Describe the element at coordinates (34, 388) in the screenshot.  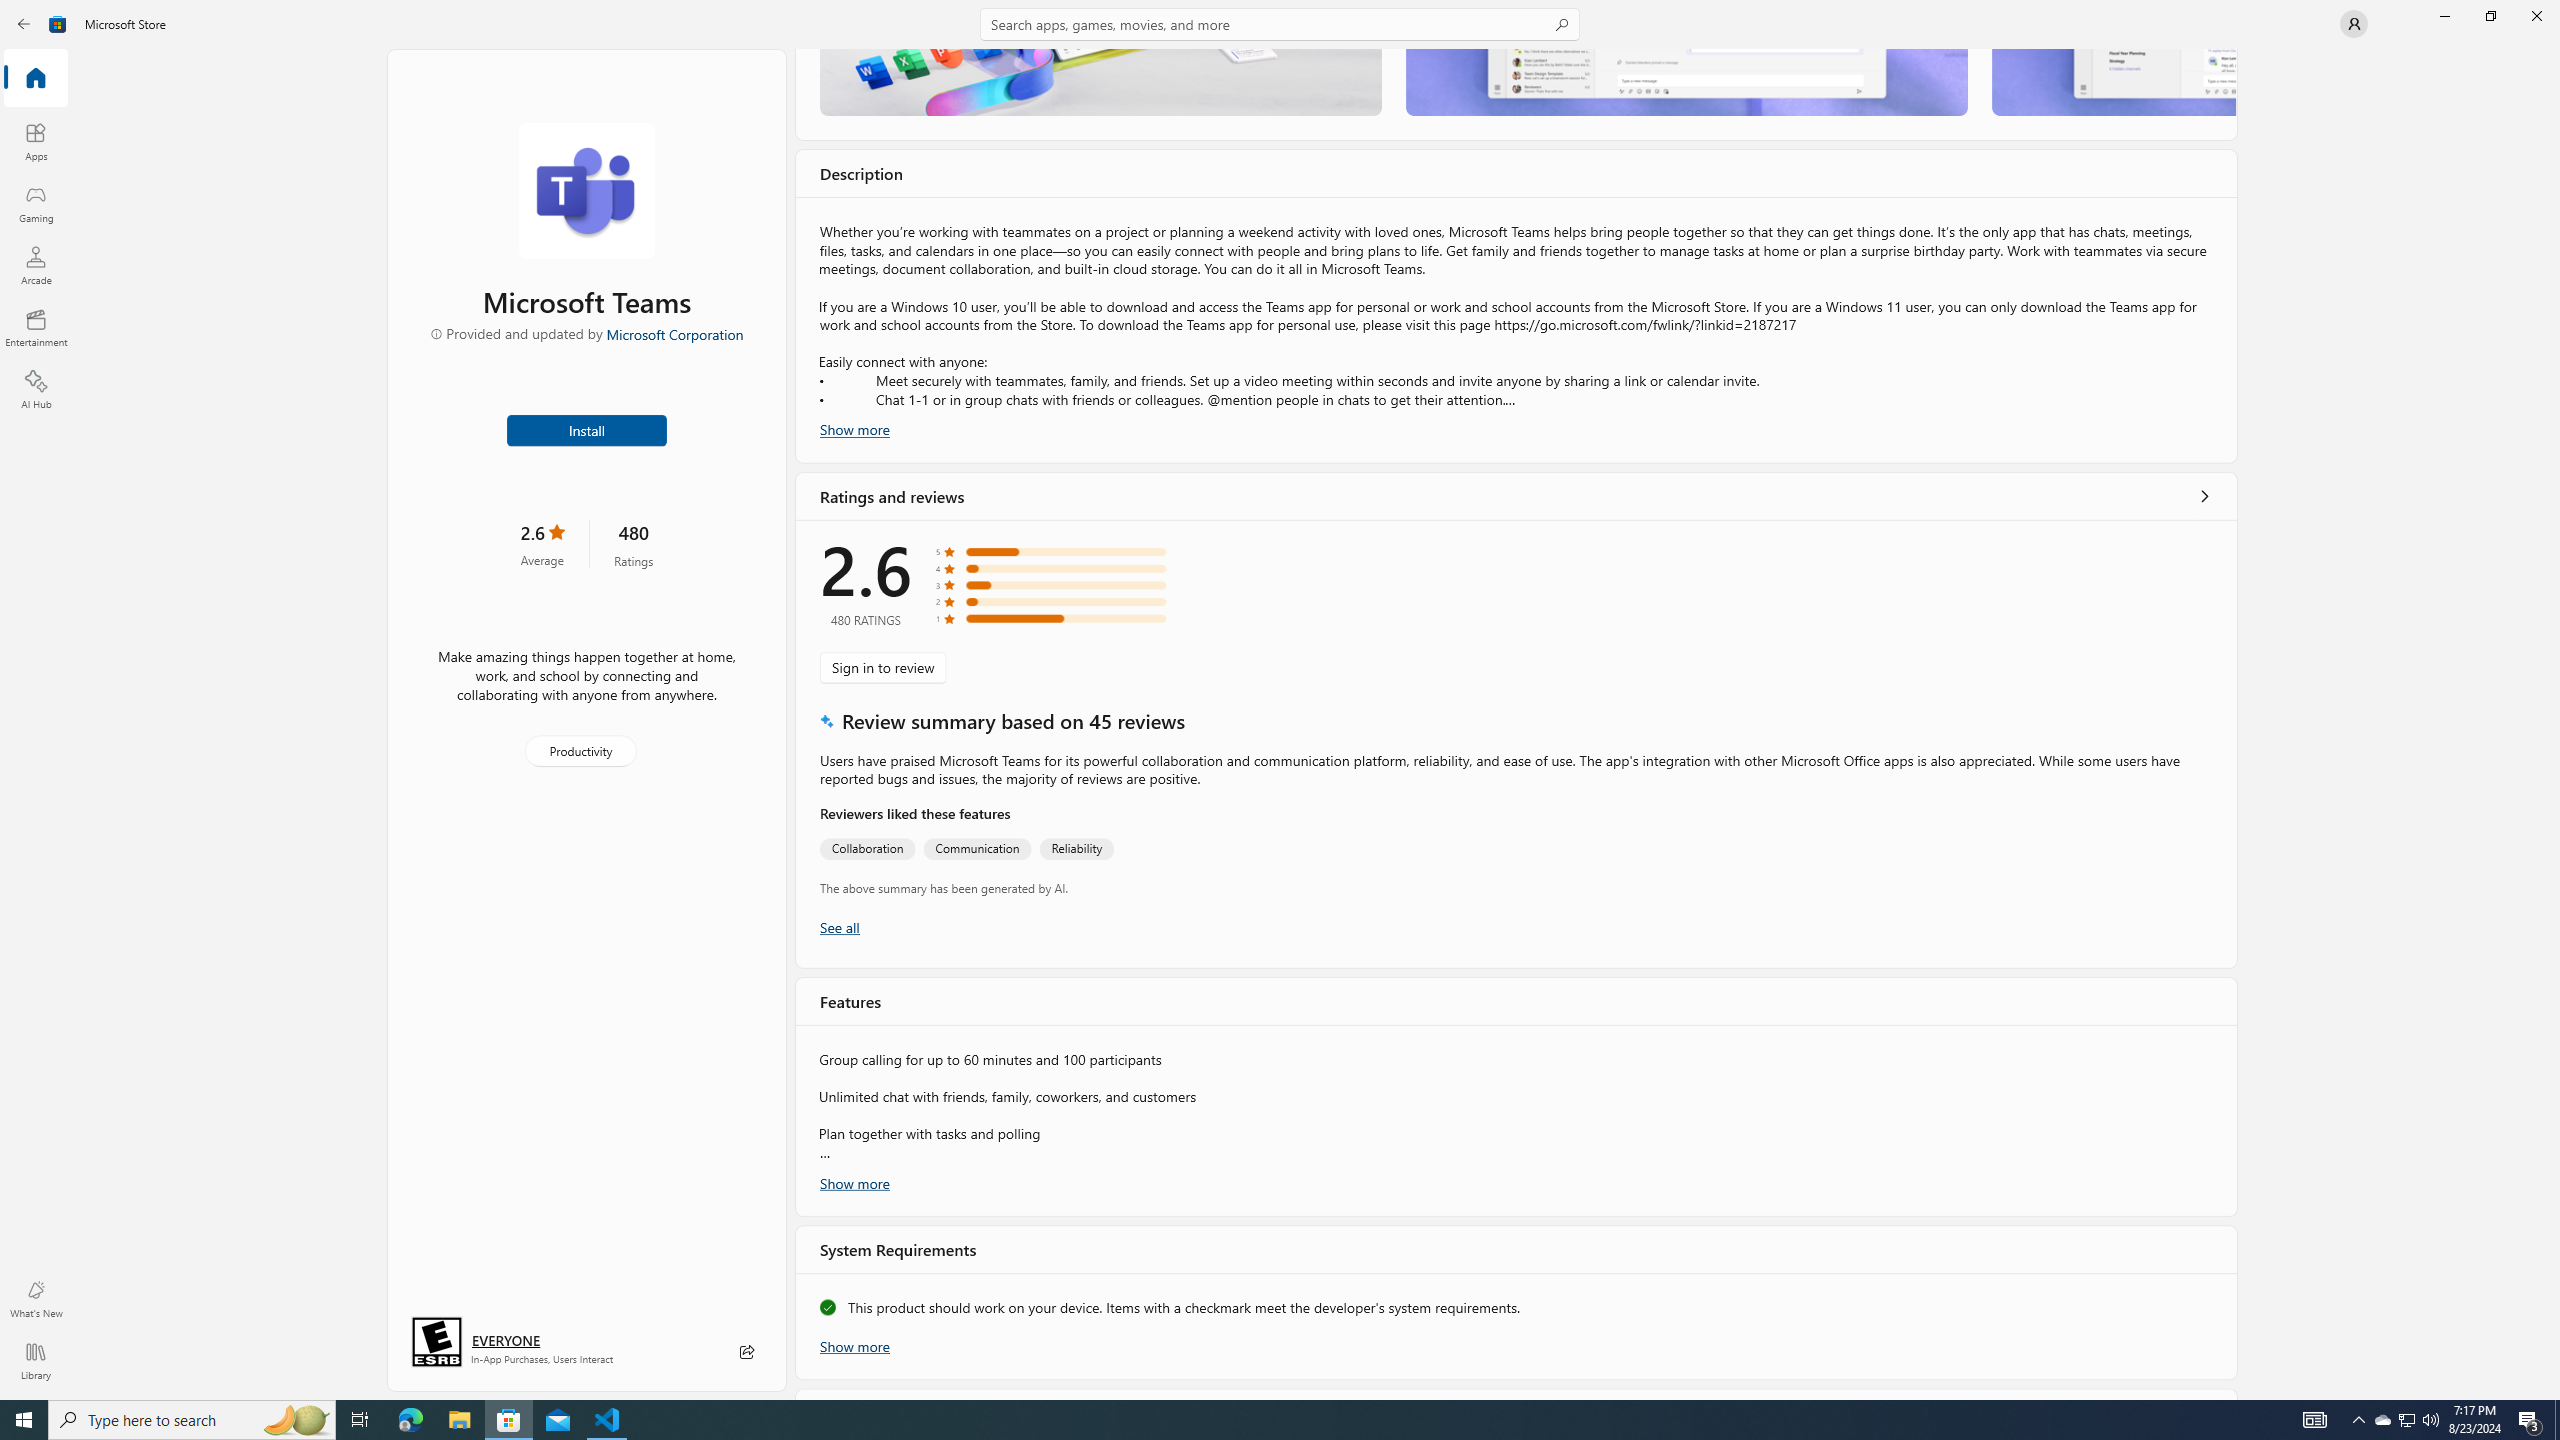
I see `'AI Hub'` at that location.